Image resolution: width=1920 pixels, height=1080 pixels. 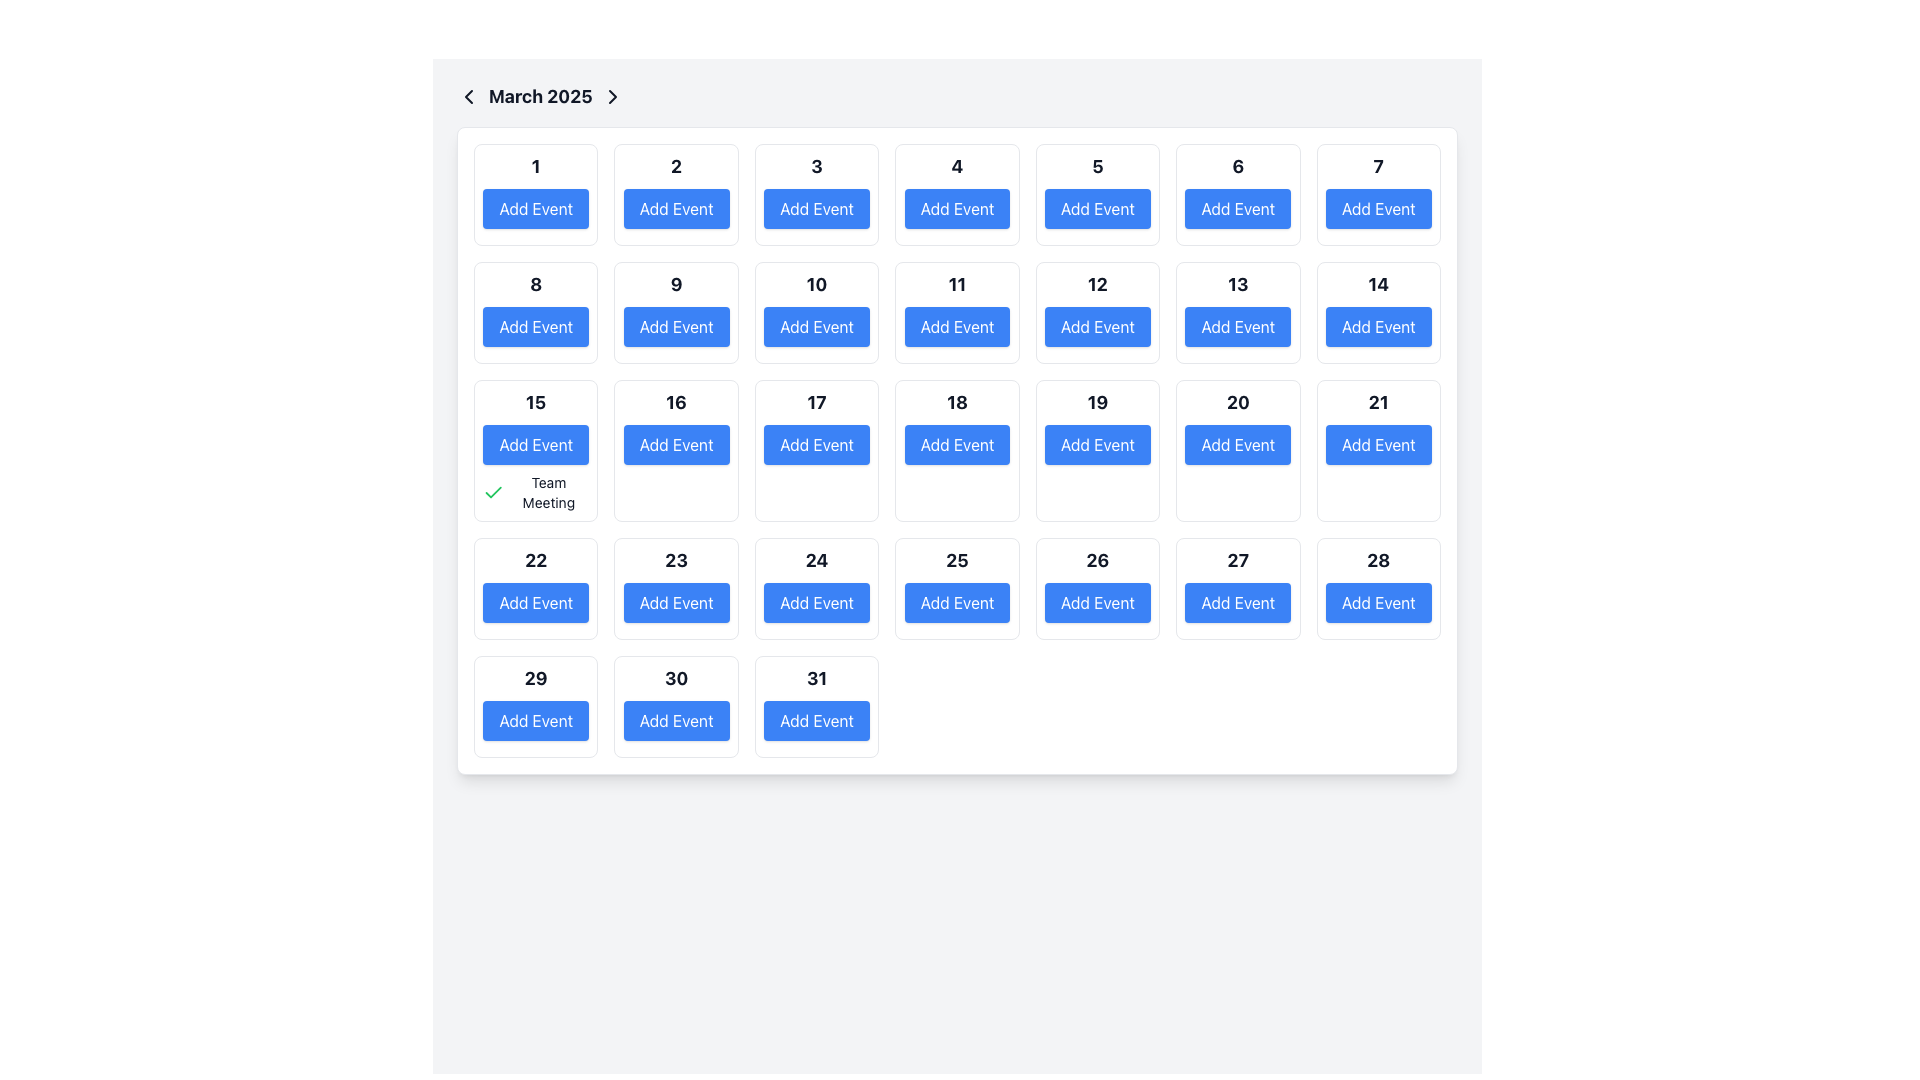 What do you see at coordinates (676, 677) in the screenshot?
I see `the text label representing the date '30' in the calendar, which is centered above the blue 'Add Event' button` at bounding box center [676, 677].